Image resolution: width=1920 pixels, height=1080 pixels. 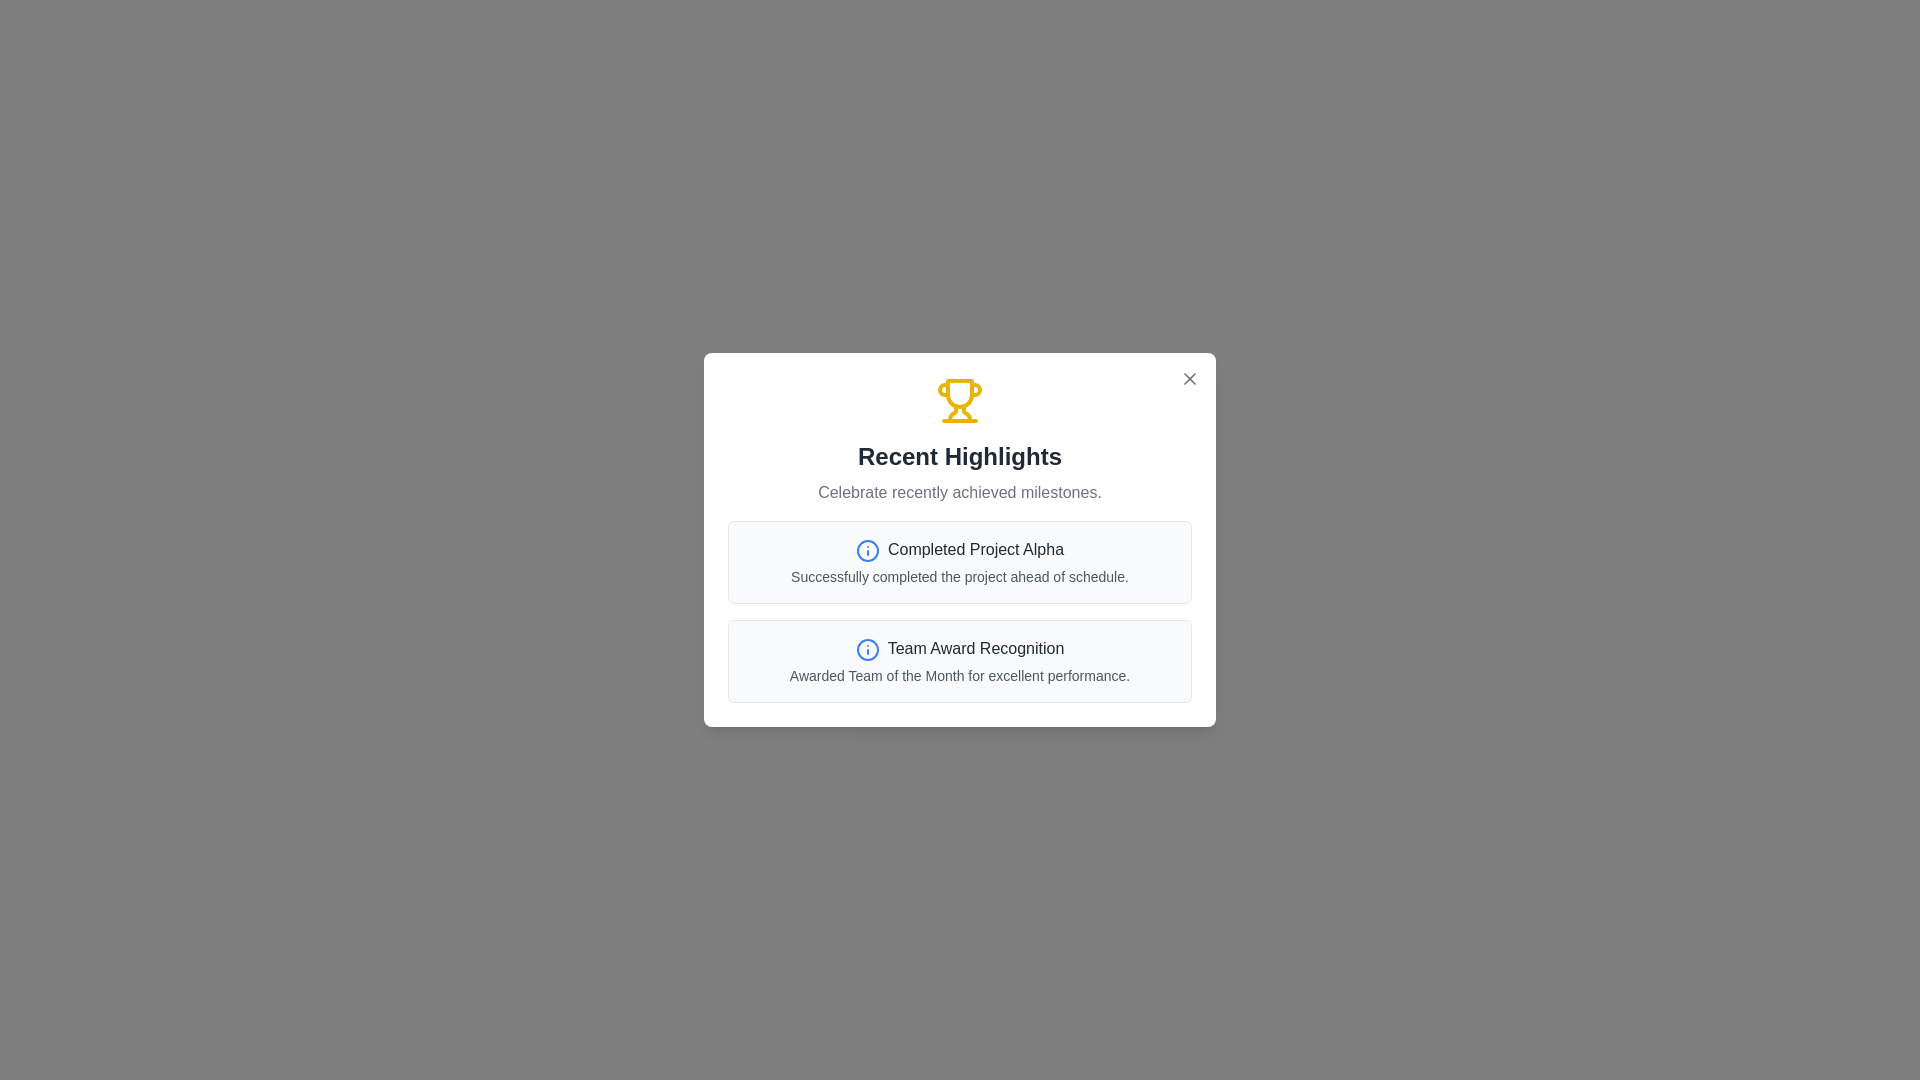 I want to click on the informational or warning icon related to the 'Team Award Recognition' description, positioned to the left of the corresponding text, so click(x=867, y=649).